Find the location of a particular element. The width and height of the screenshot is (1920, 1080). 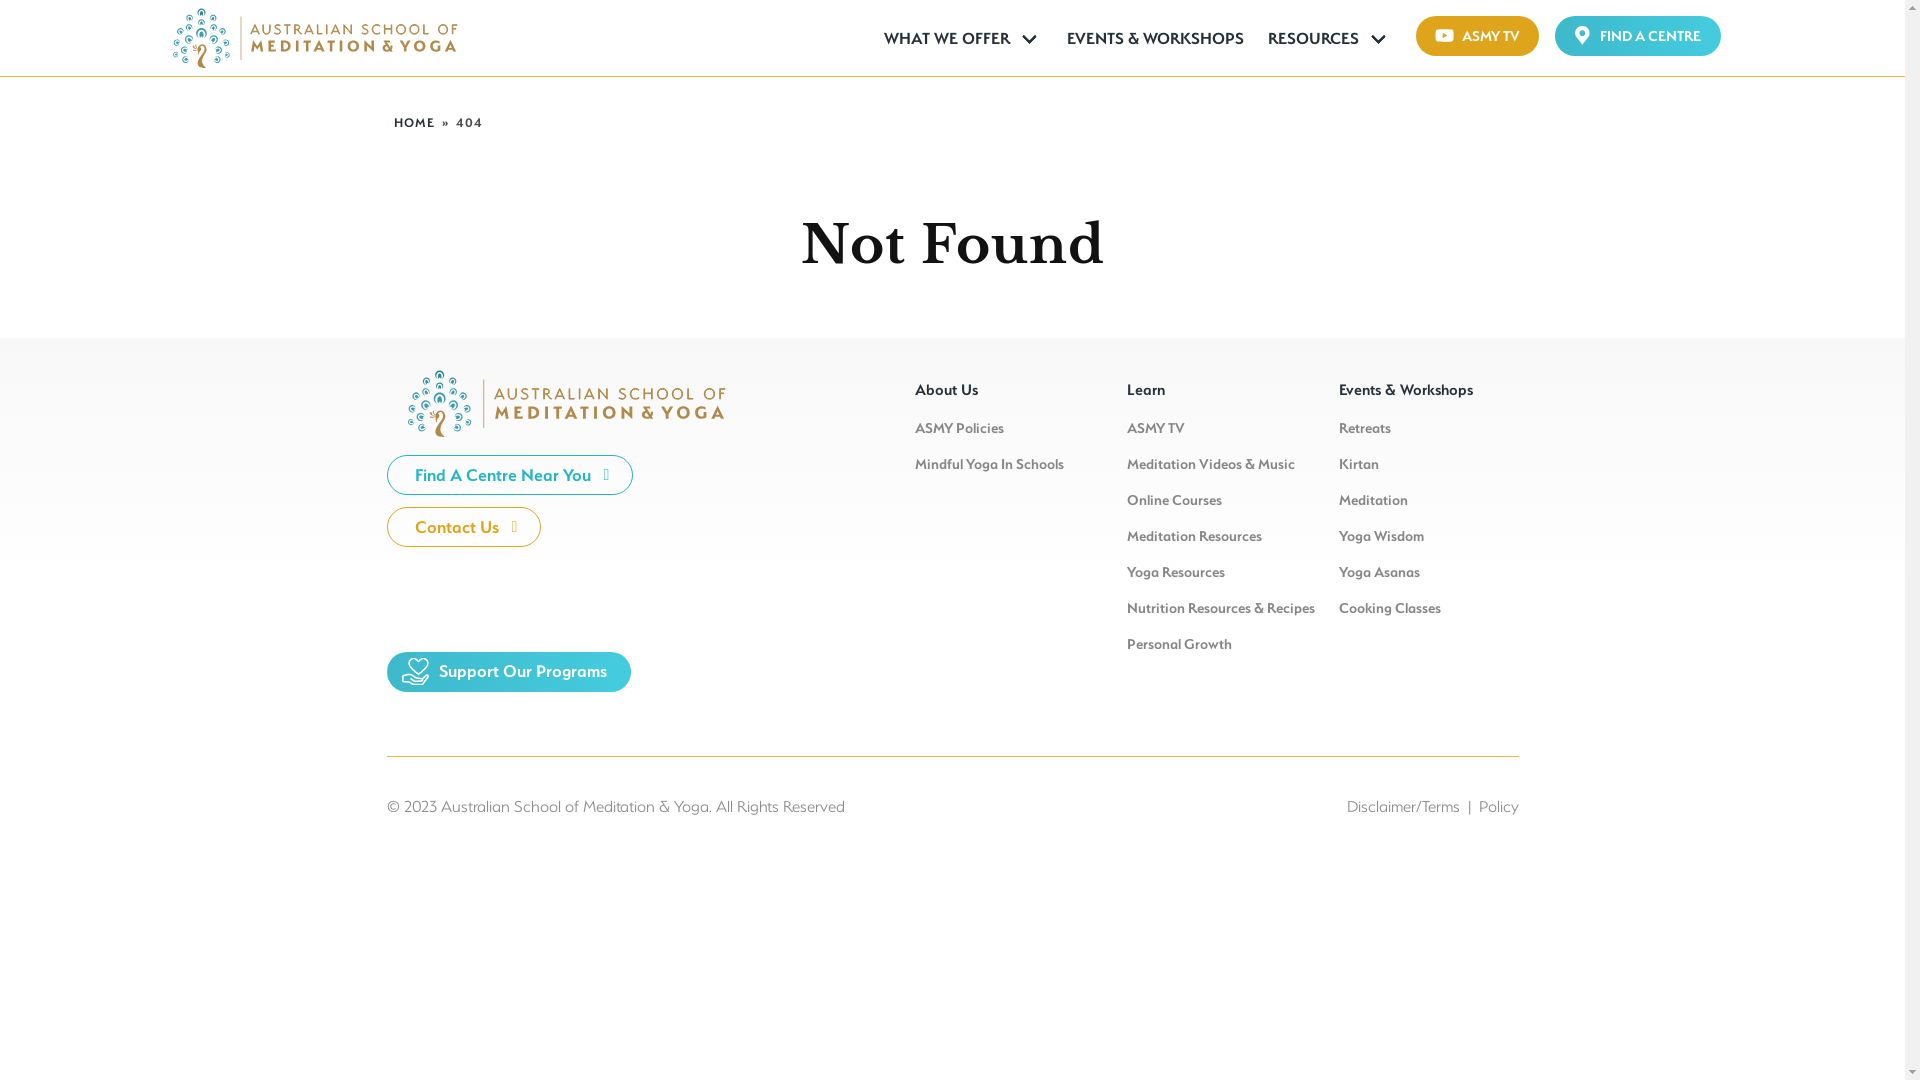

'FIND A CENTRE' is located at coordinates (1637, 35).